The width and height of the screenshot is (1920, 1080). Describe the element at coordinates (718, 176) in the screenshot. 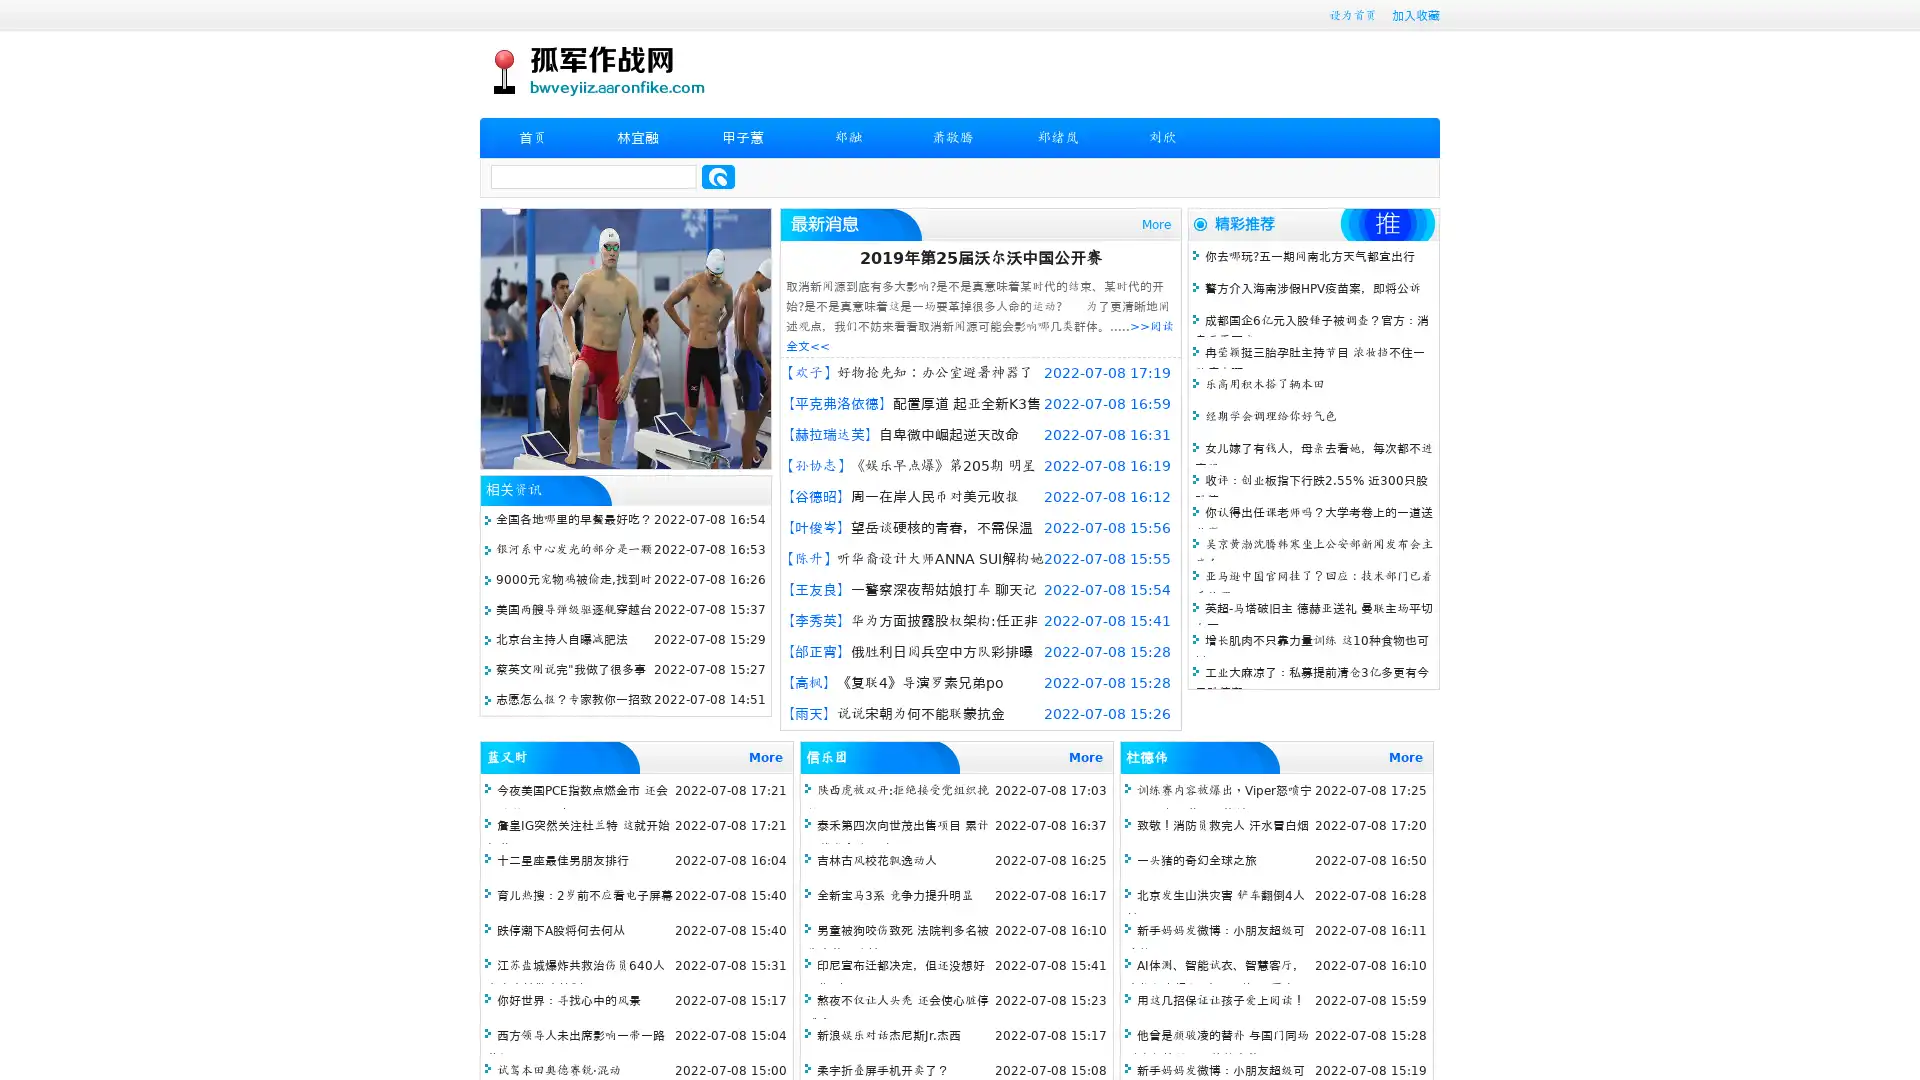

I see `Search` at that location.